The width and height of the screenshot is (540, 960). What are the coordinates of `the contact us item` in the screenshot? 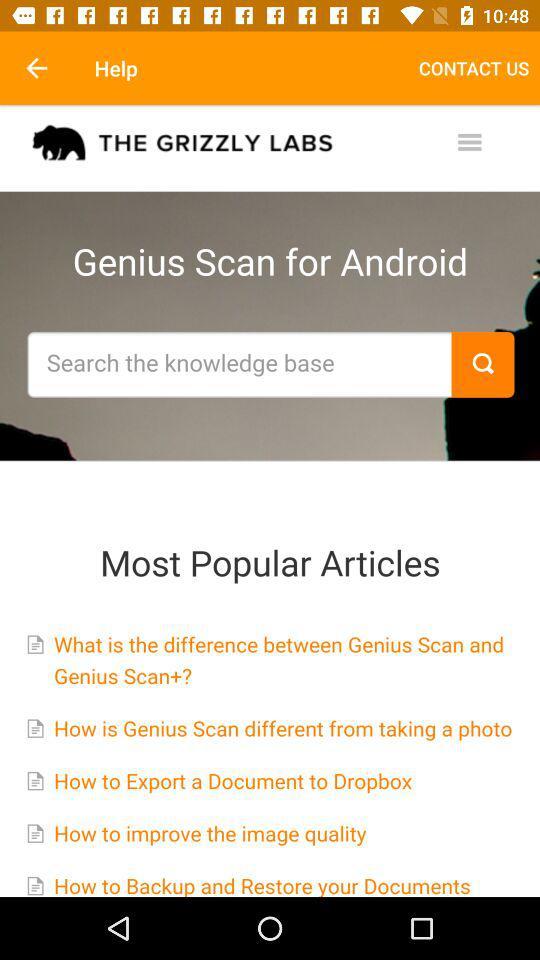 It's located at (473, 68).